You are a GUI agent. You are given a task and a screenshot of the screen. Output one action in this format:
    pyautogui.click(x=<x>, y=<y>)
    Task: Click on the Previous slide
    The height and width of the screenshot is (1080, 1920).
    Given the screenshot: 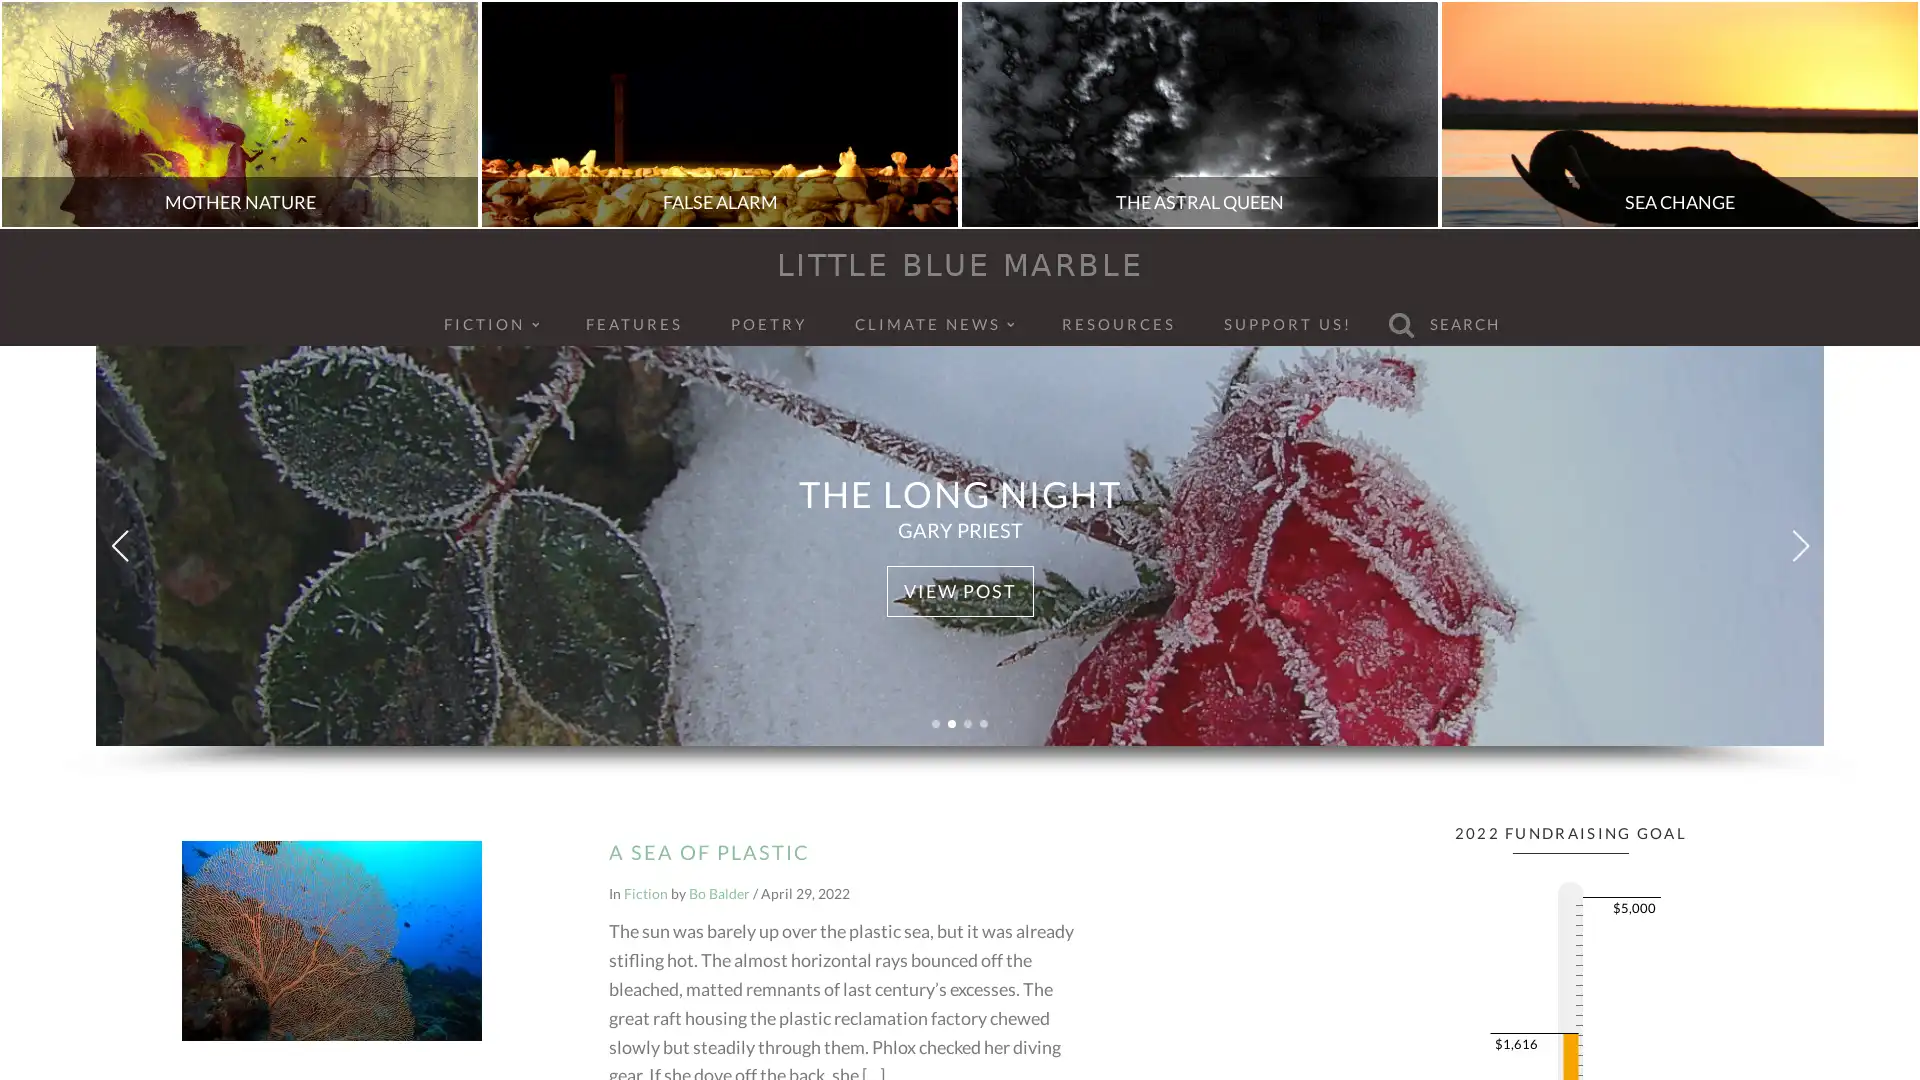 What is the action you would take?
    pyautogui.click(x=118, y=546)
    